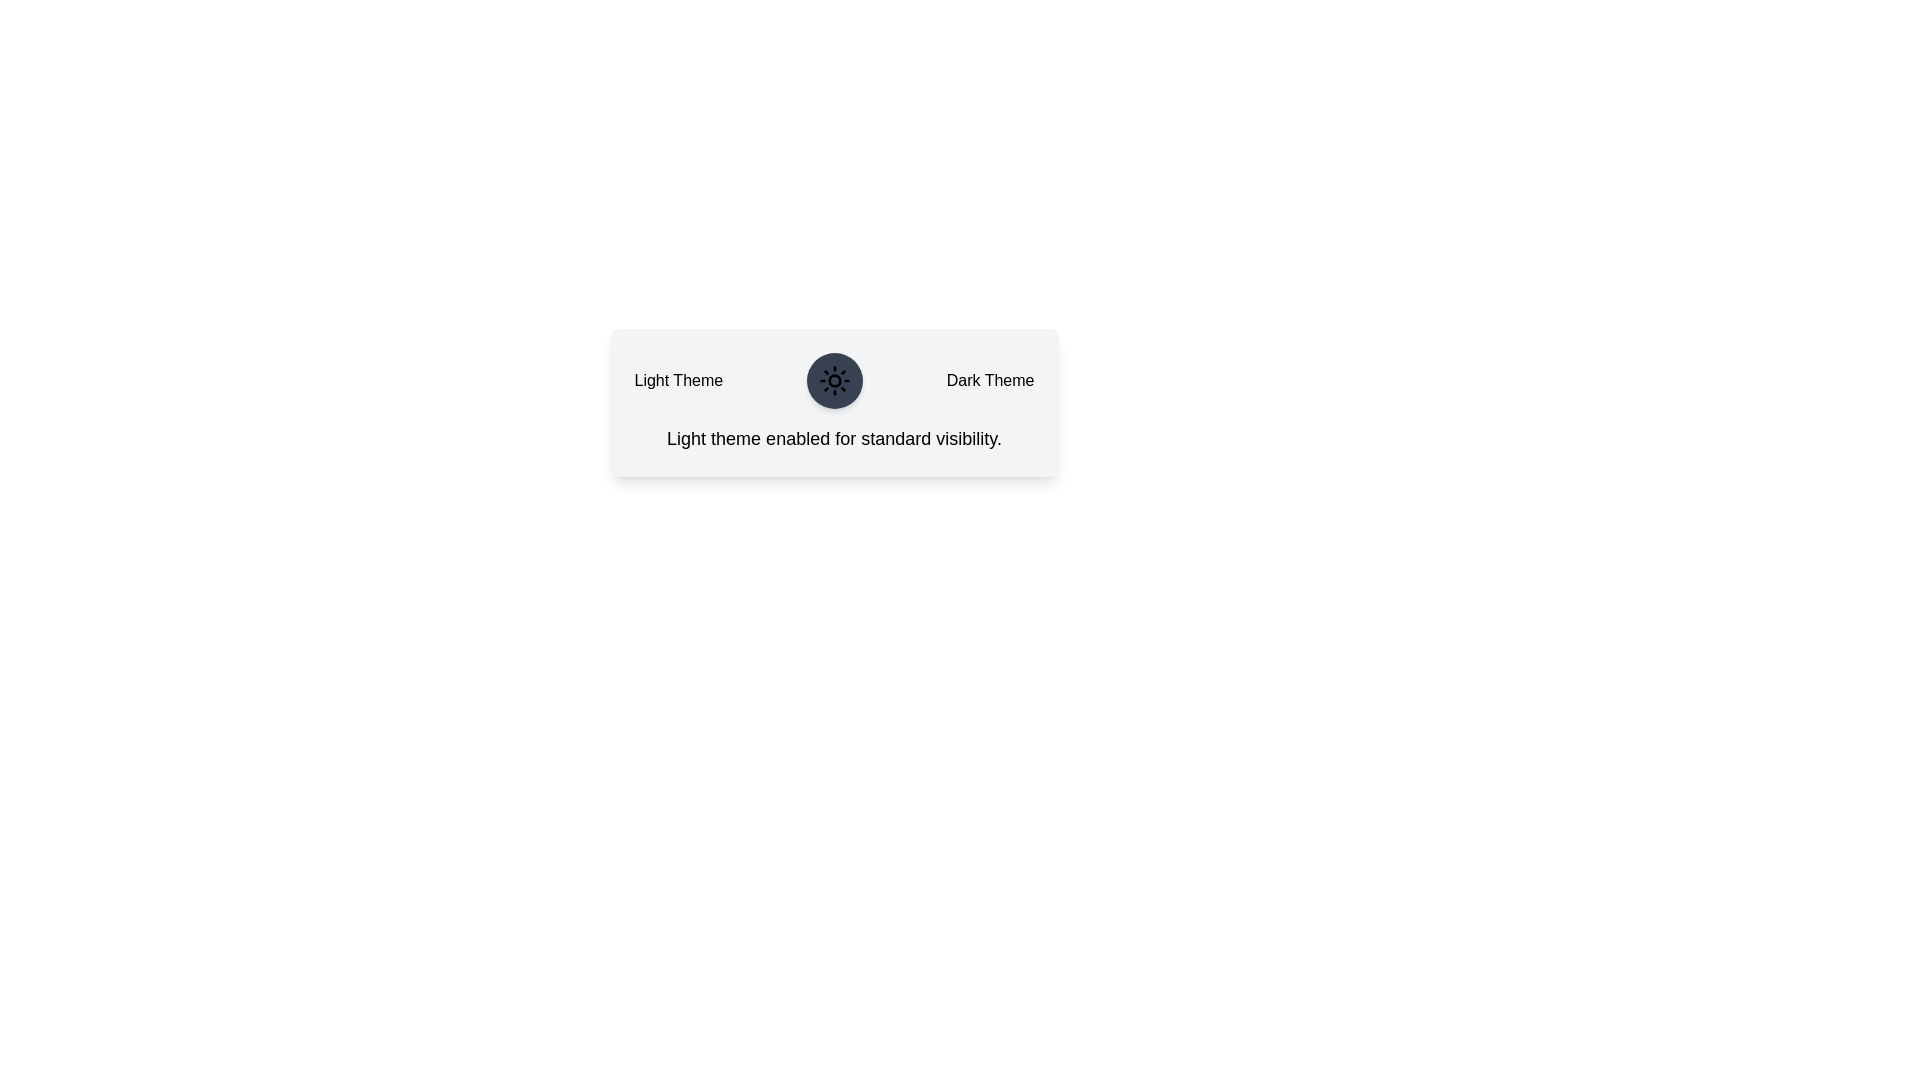 This screenshot has width=1920, height=1080. What do you see at coordinates (835, 381) in the screenshot?
I see `theme toggle button to inspect the layout and text elements` at bounding box center [835, 381].